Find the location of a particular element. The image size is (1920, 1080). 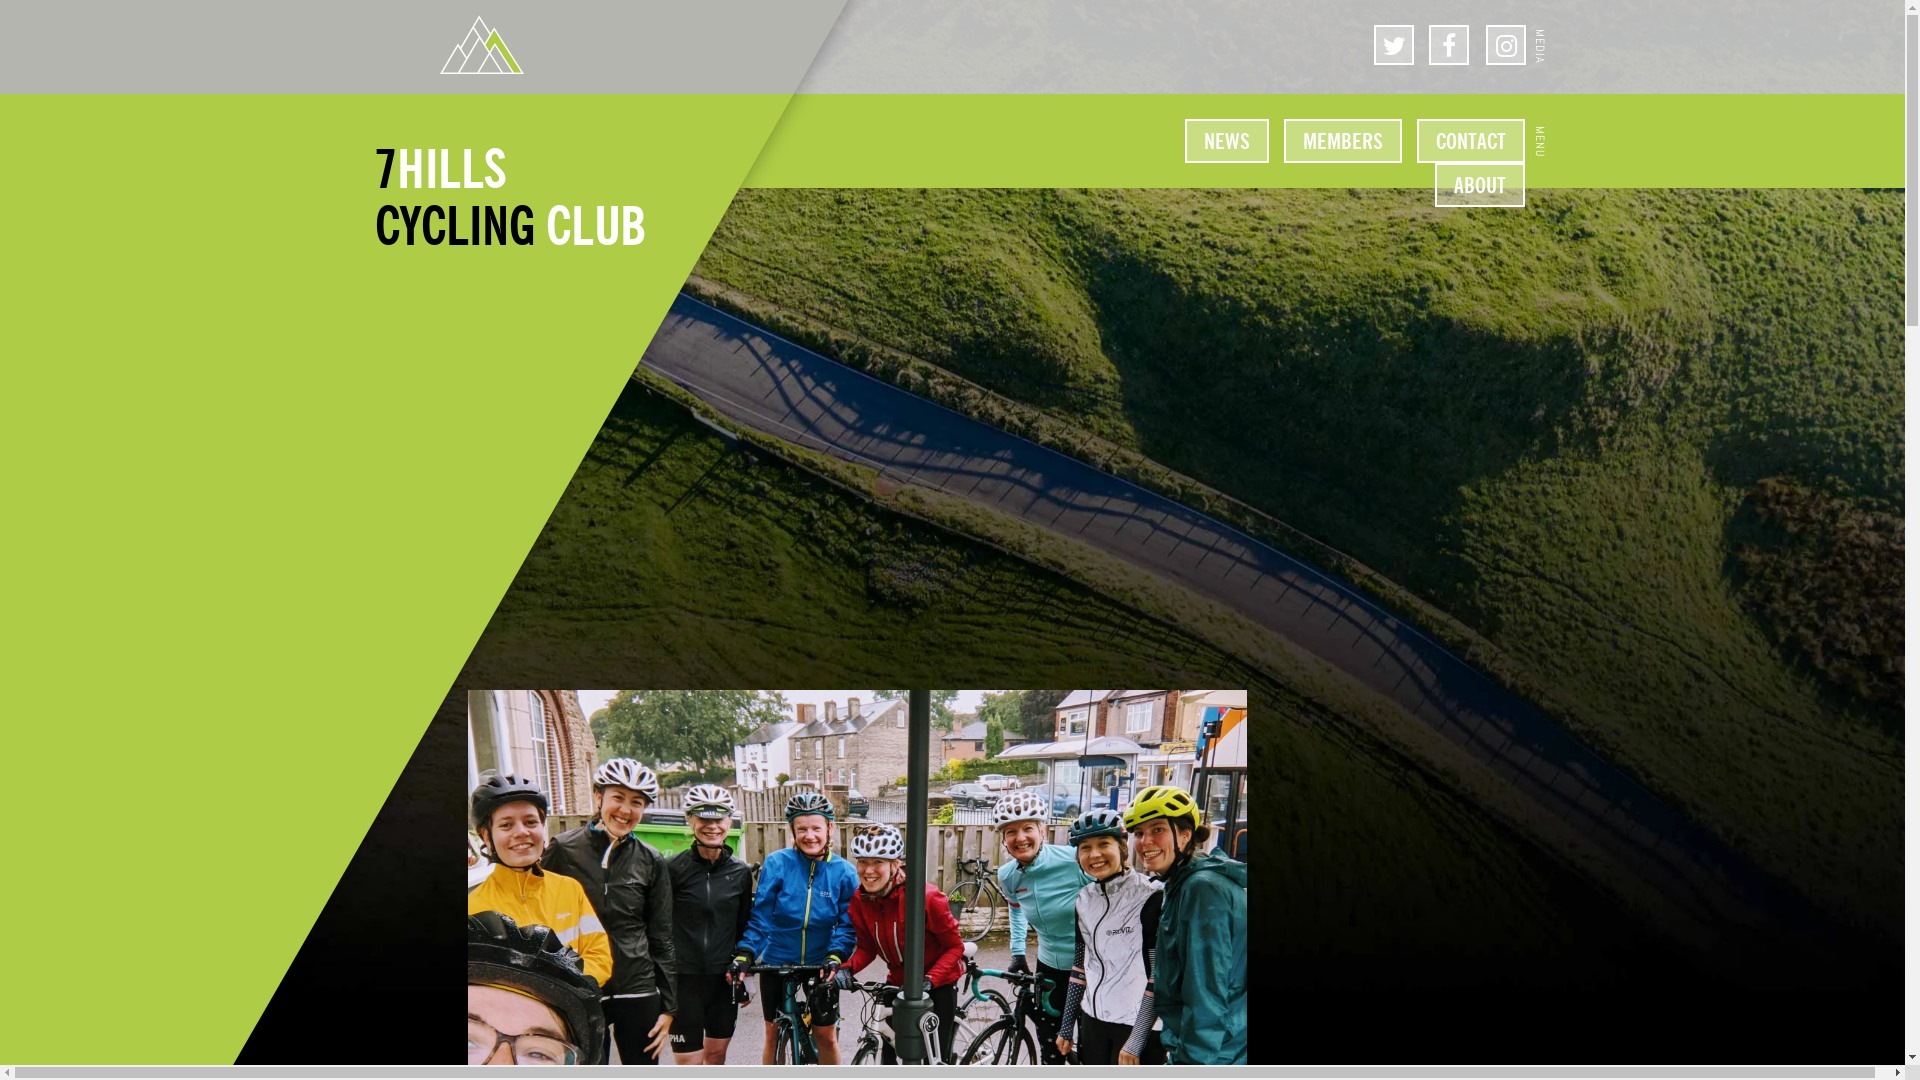

'MEMBERS' is located at coordinates (1343, 140).